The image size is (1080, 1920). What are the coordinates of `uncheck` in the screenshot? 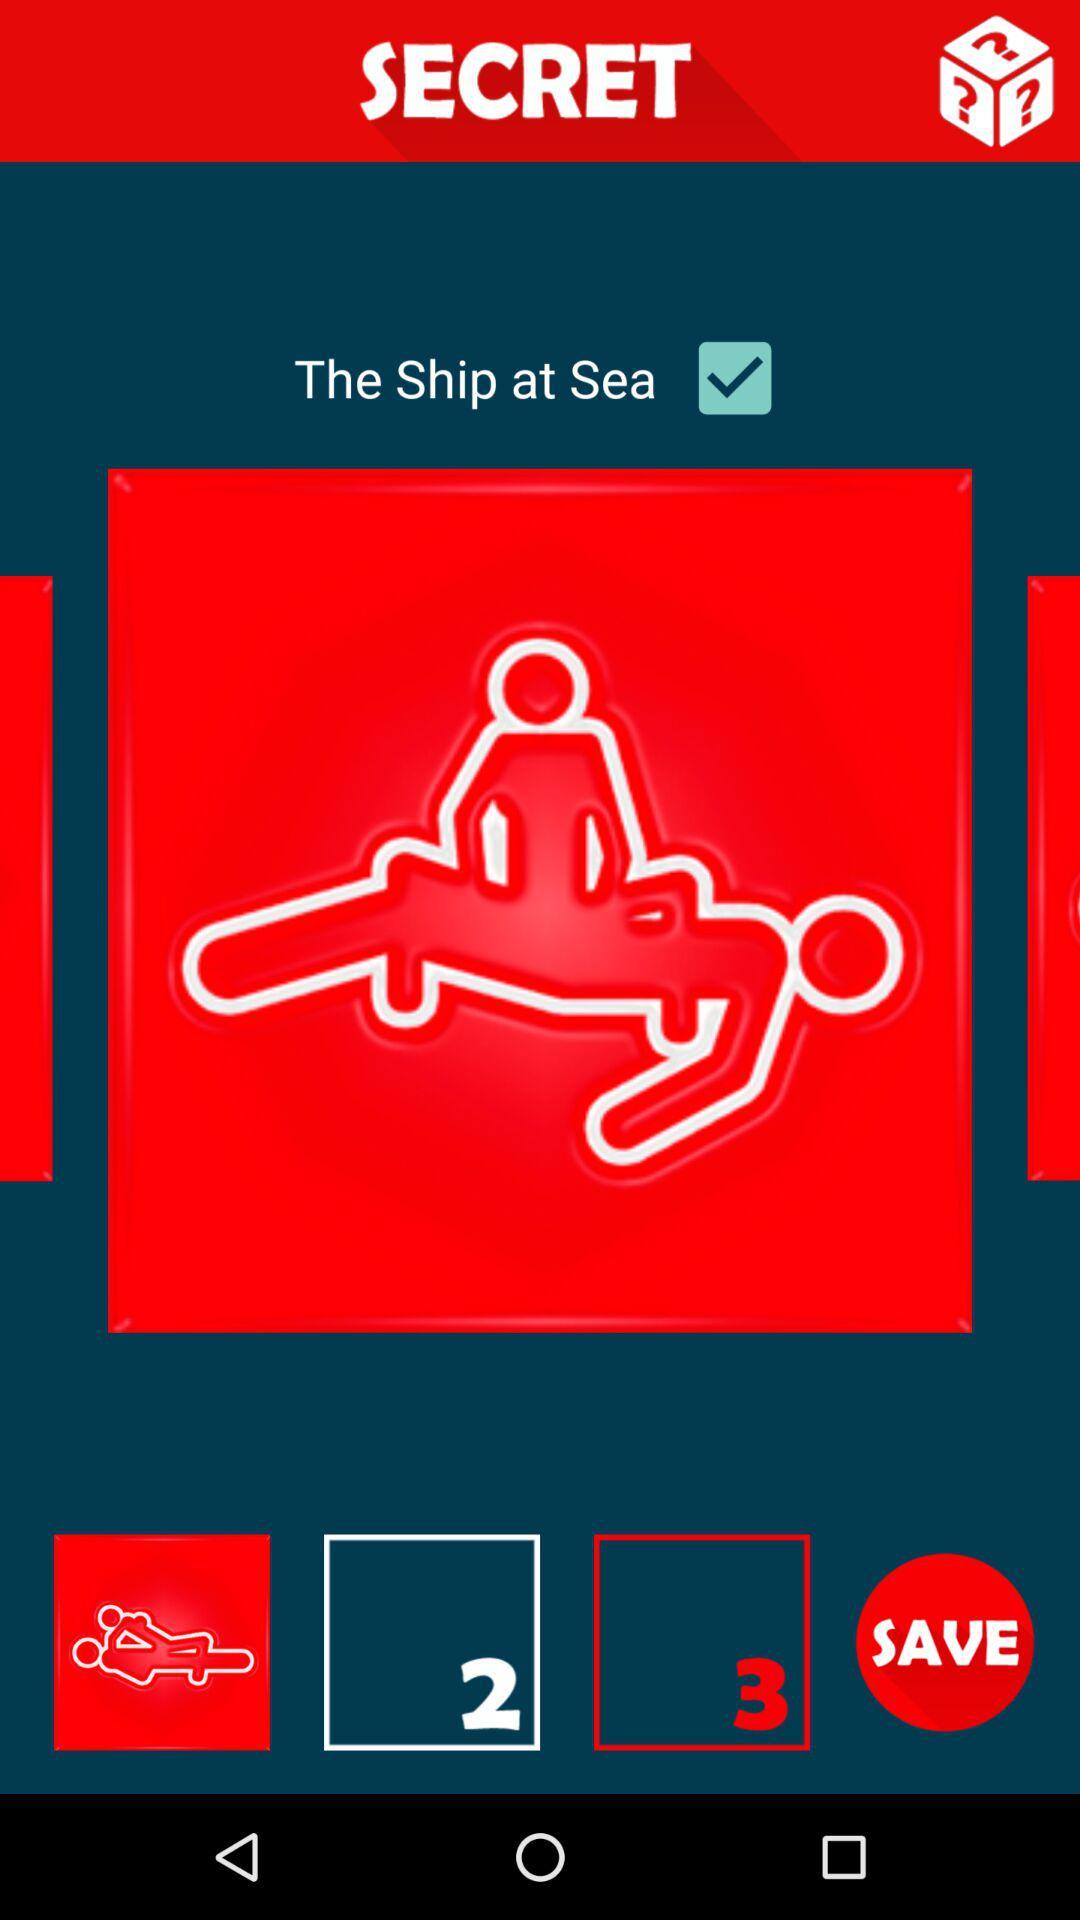 It's located at (735, 378).